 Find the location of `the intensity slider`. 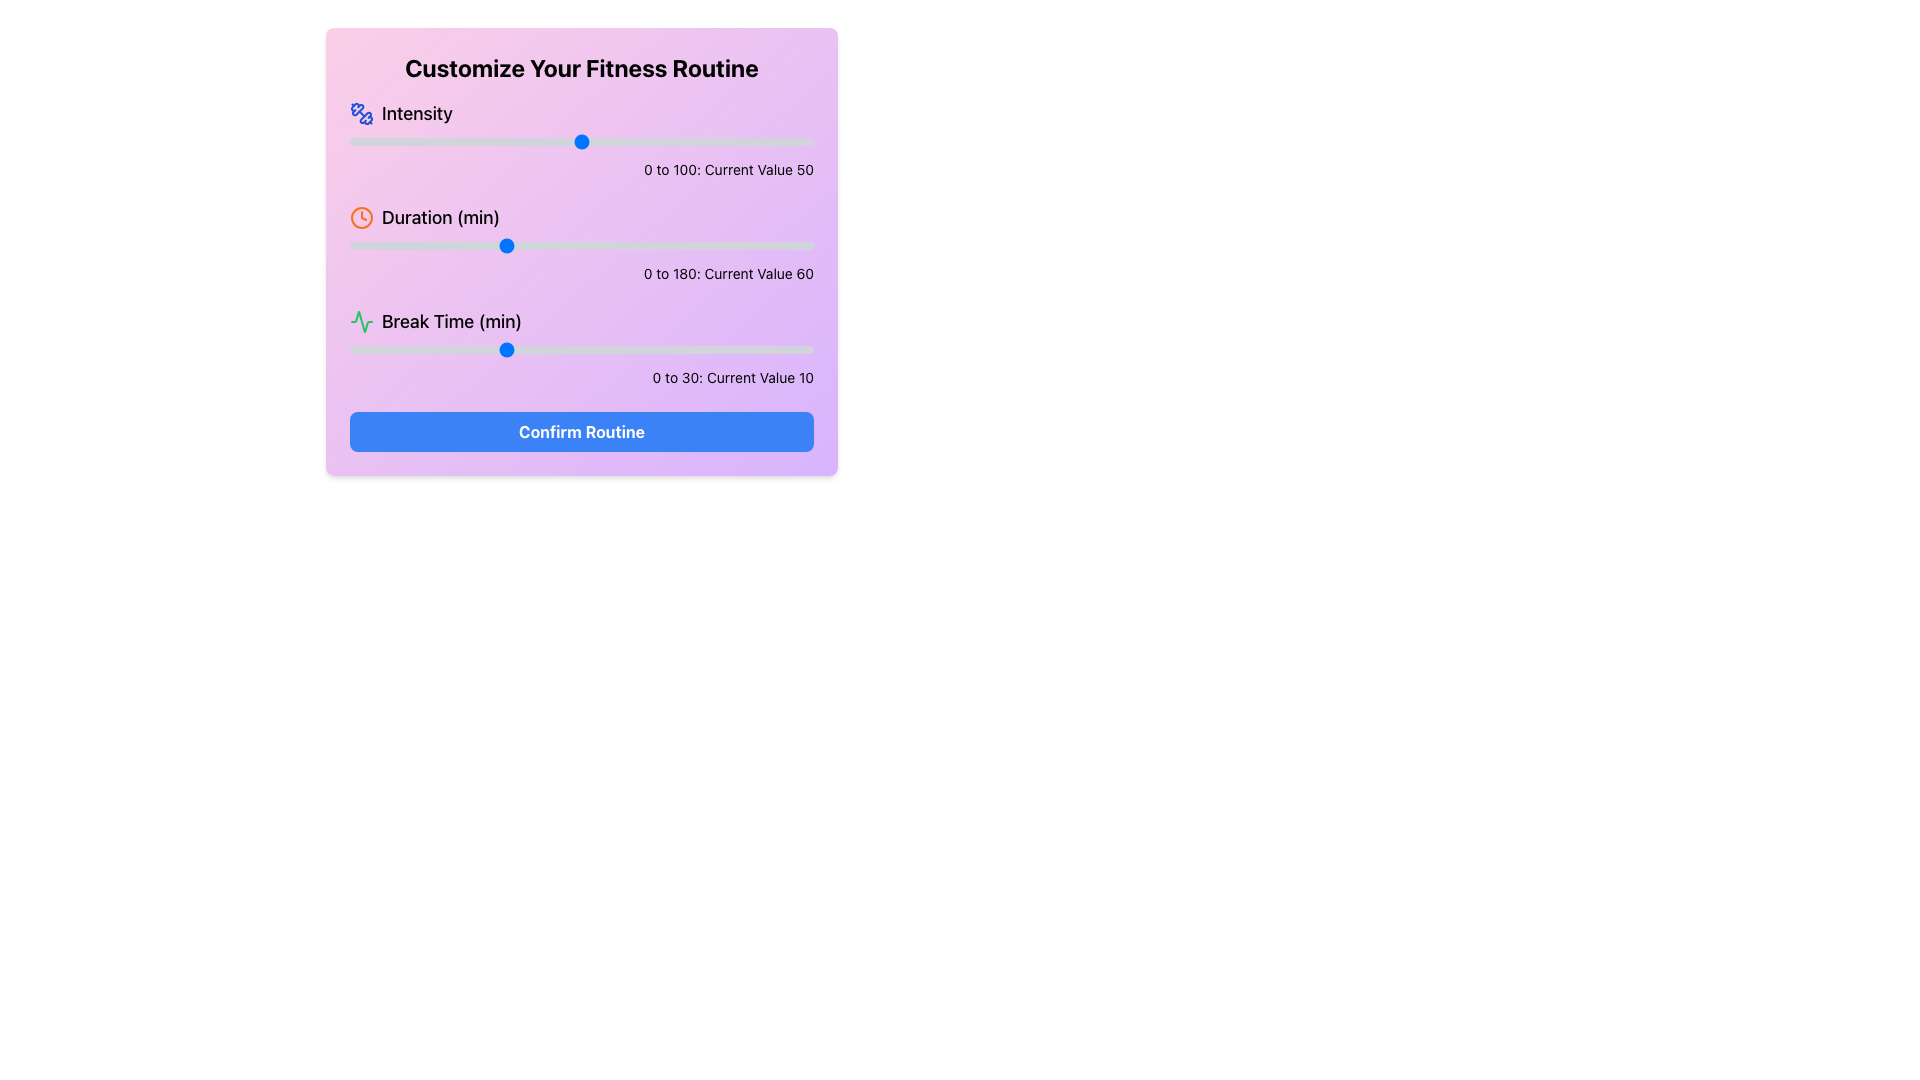

the intensity slider is located at coordinates (413, 141).